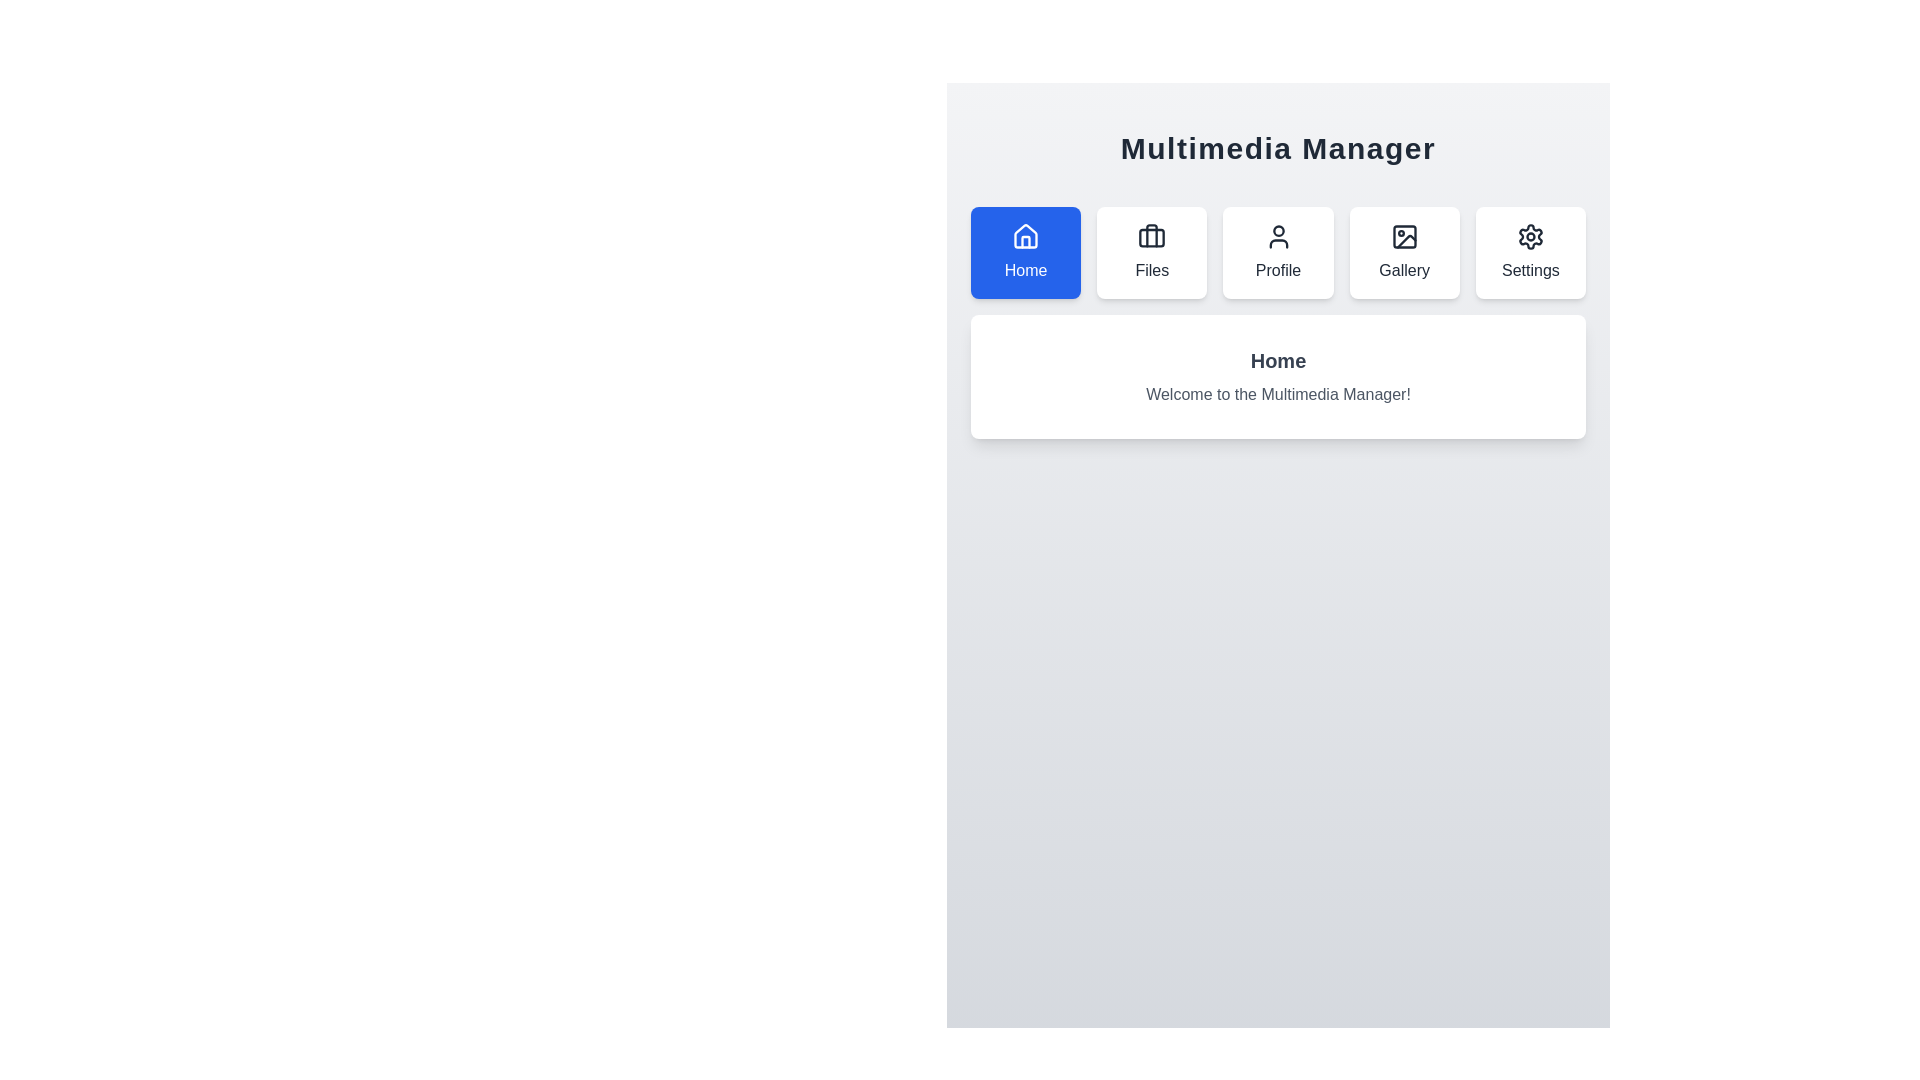 This screenshot has width=1920, height=1080. What do you see at coordinates (1529, 252) in the screenshot?
I see `the navigation button located at the far right of the horizontal navigation bar to observe hover effects` at bounding box center [1529, 252].